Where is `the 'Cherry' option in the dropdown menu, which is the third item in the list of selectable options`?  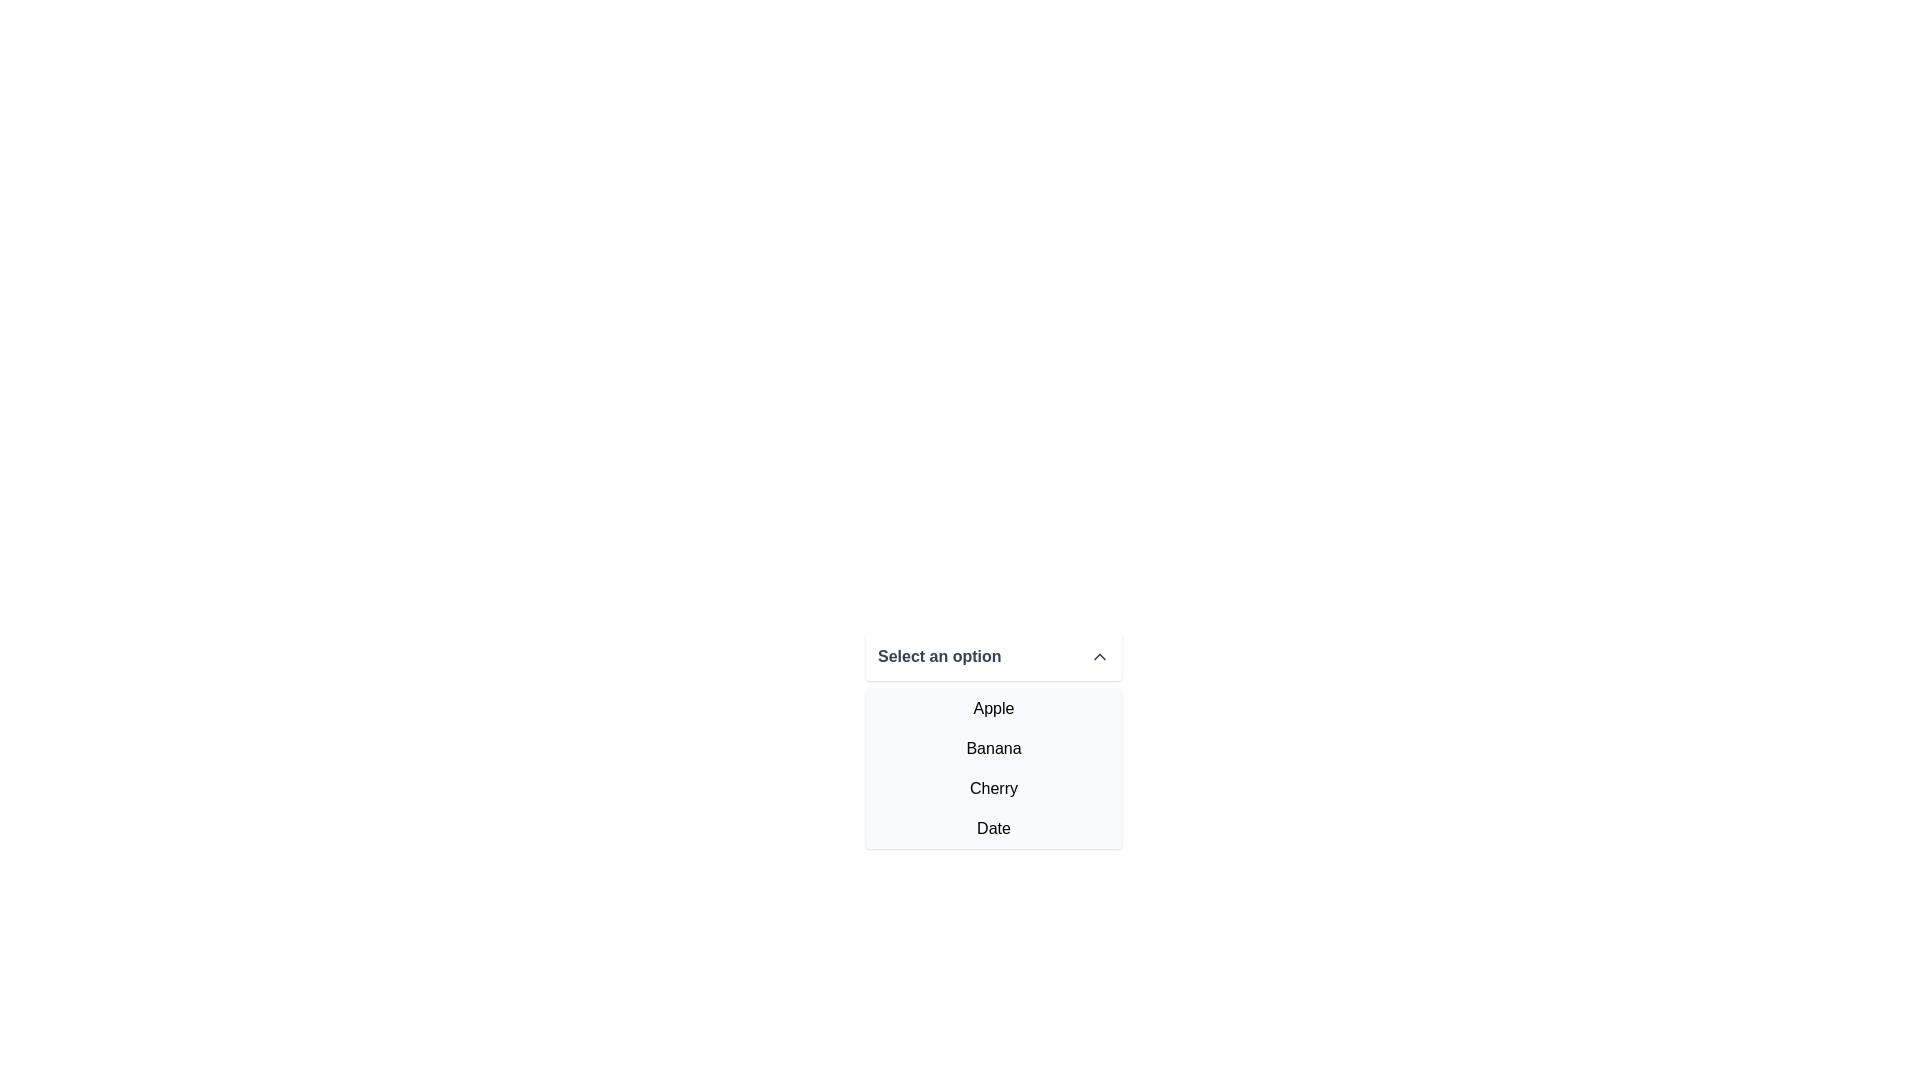 the 'Cherry' option in the dropdown menu, which is the third item in the list of selectable options is located at coordinates (993, 788).